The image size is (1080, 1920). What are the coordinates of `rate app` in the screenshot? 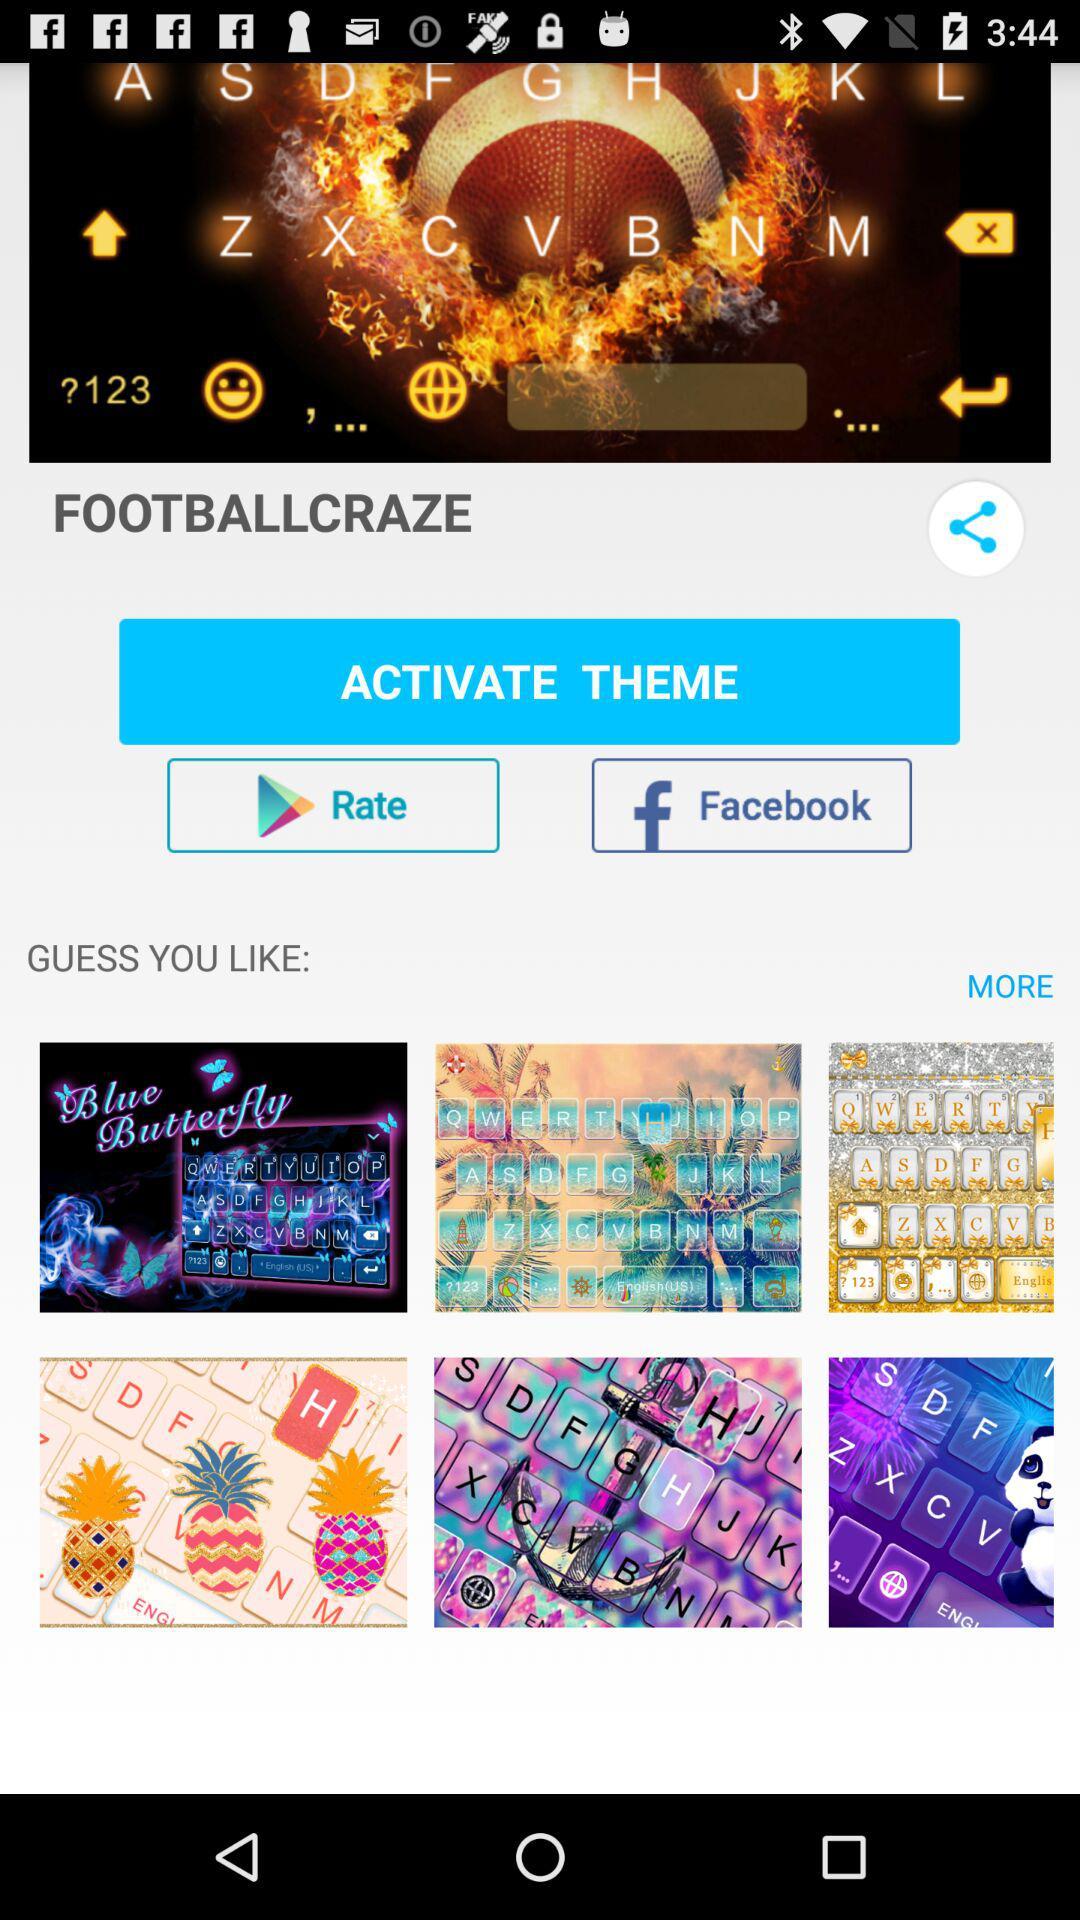 It's located at (332, 805).